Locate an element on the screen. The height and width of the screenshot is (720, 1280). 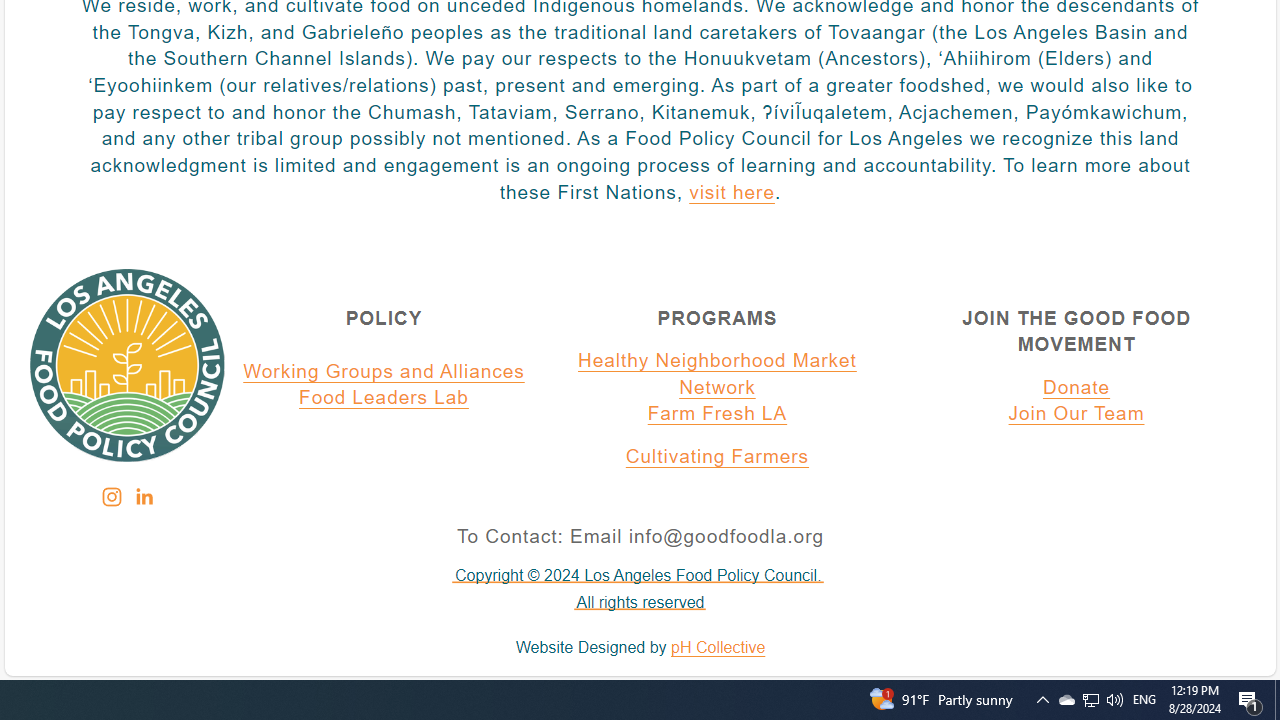
'Class: sqs-svg-icon--social' is located at coordinates (142, 496).